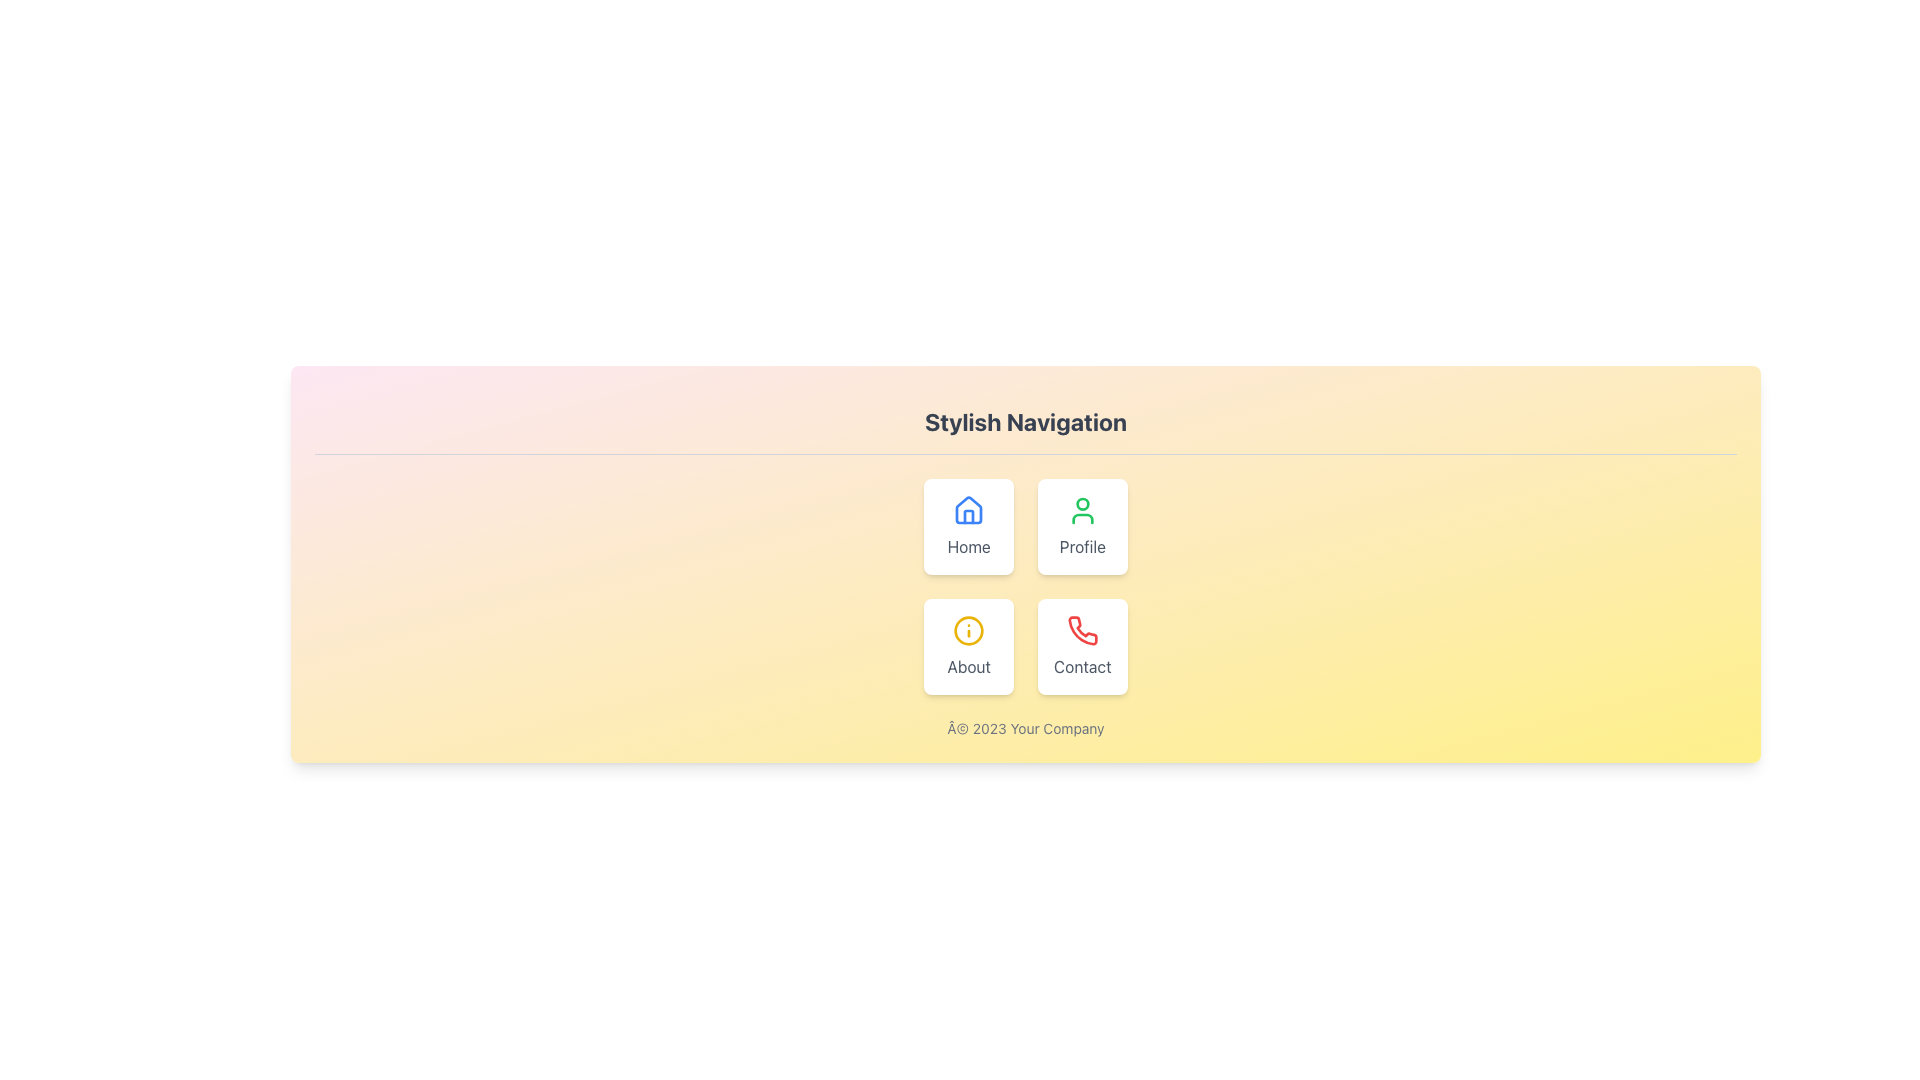 The image size is (1920, 1080). What do you see at coordinates (1081, 518) in the screenshot?
I see `the lower part of the user profile icon in the 'Profile' navigation item within the 'Stylish Navigation' section, which is styled in green and is a decorative vector graphic element` at bounding box center [1081, 518].